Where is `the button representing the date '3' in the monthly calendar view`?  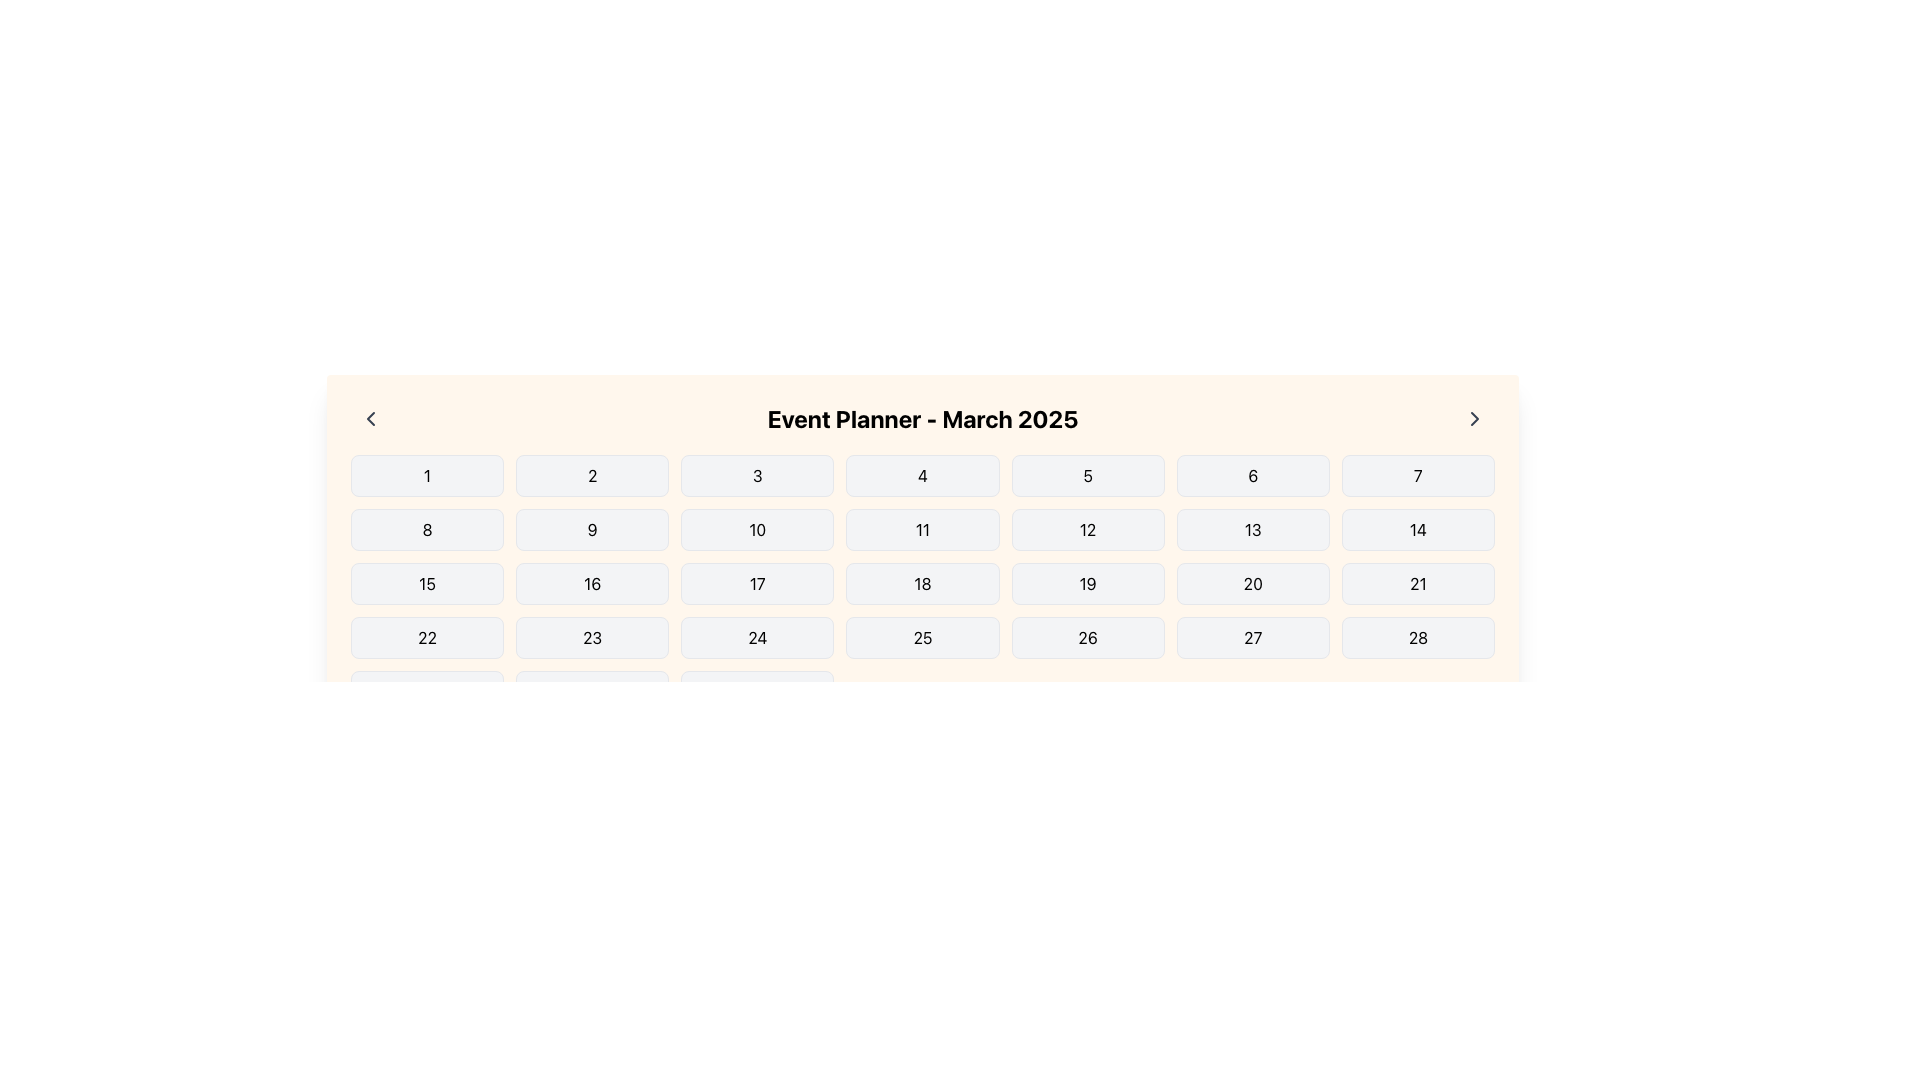 the button representing the date '3' in the monthly calendar view is located at coordinates (756, 475).